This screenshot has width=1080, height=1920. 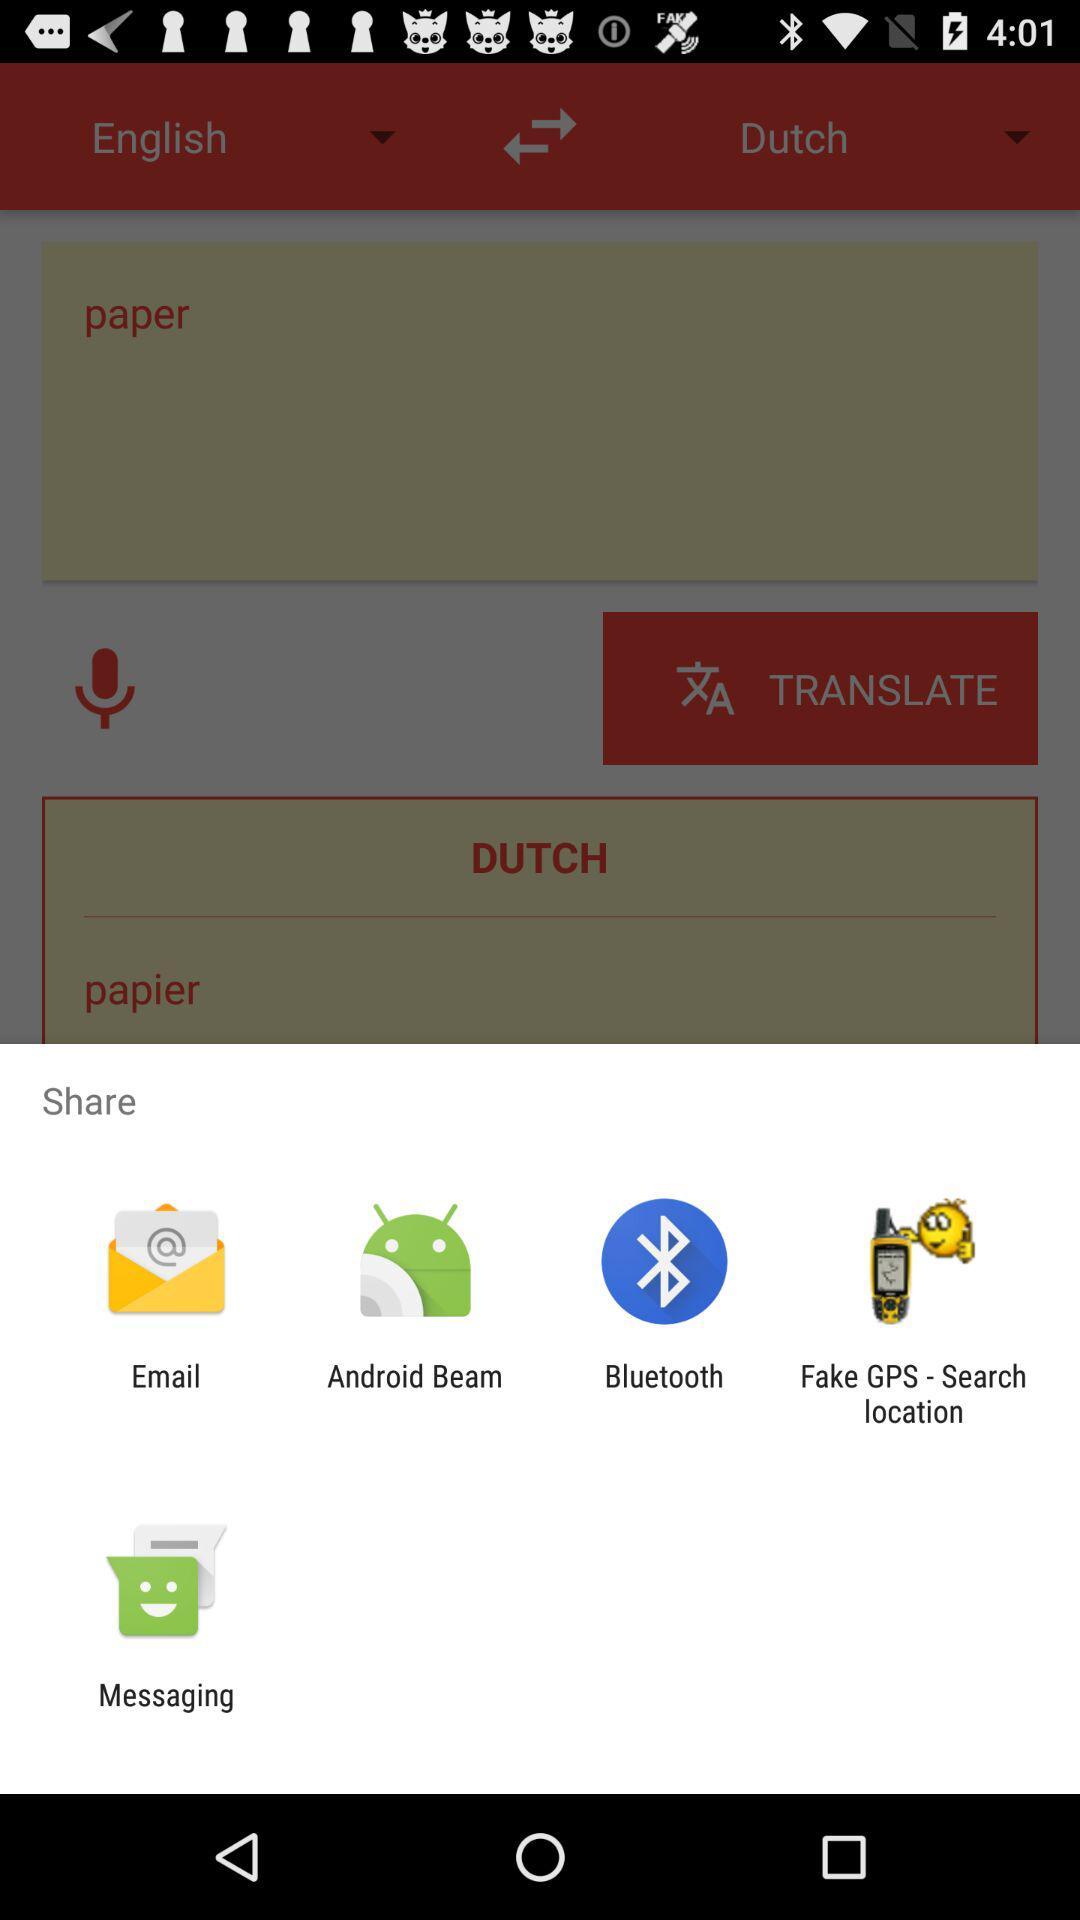 What do you see at coordinates (165, 1711) in the screenshot?
I see `the messaging item` at bounding box center [165, 1711].